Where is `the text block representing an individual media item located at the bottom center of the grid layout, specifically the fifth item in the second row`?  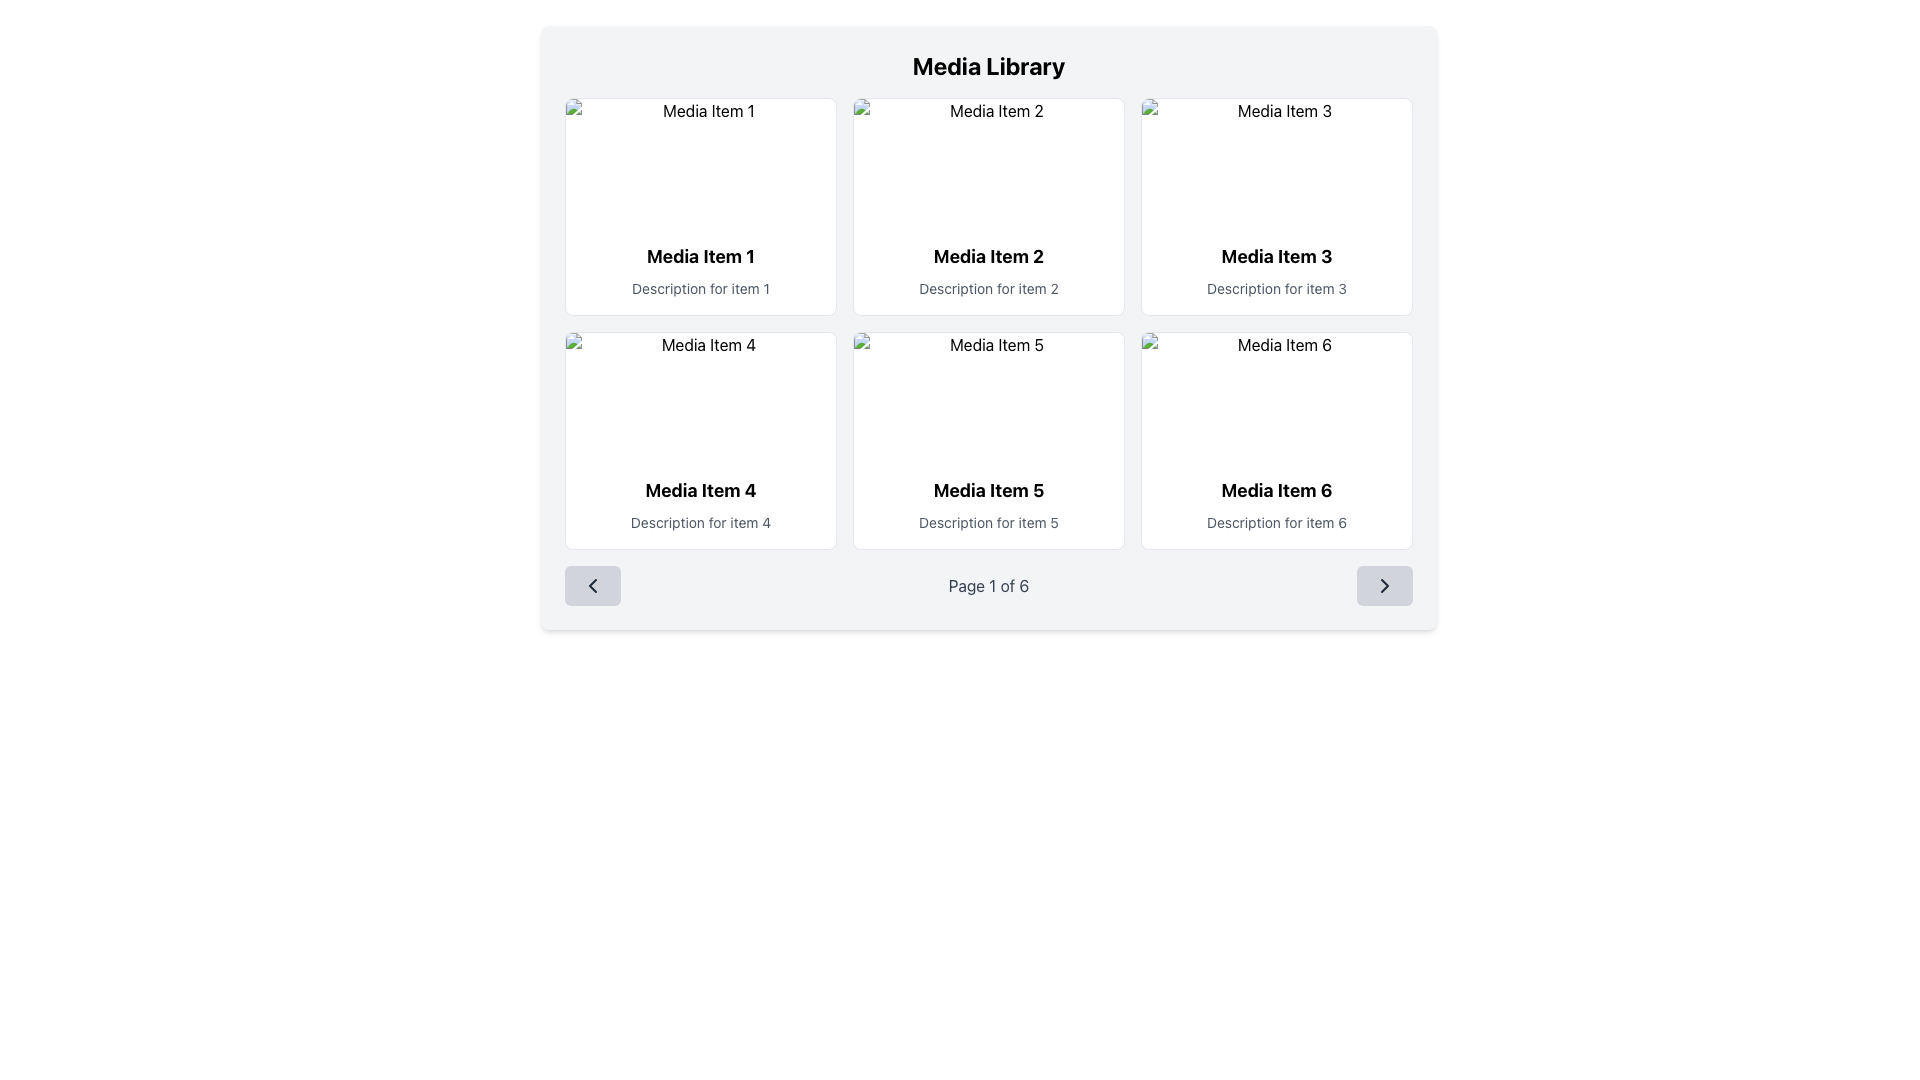 the text block representing an individual media item located at the bottom center of the grid layout, specifically the fifth item in the second row is located at coordinates (988, 504).